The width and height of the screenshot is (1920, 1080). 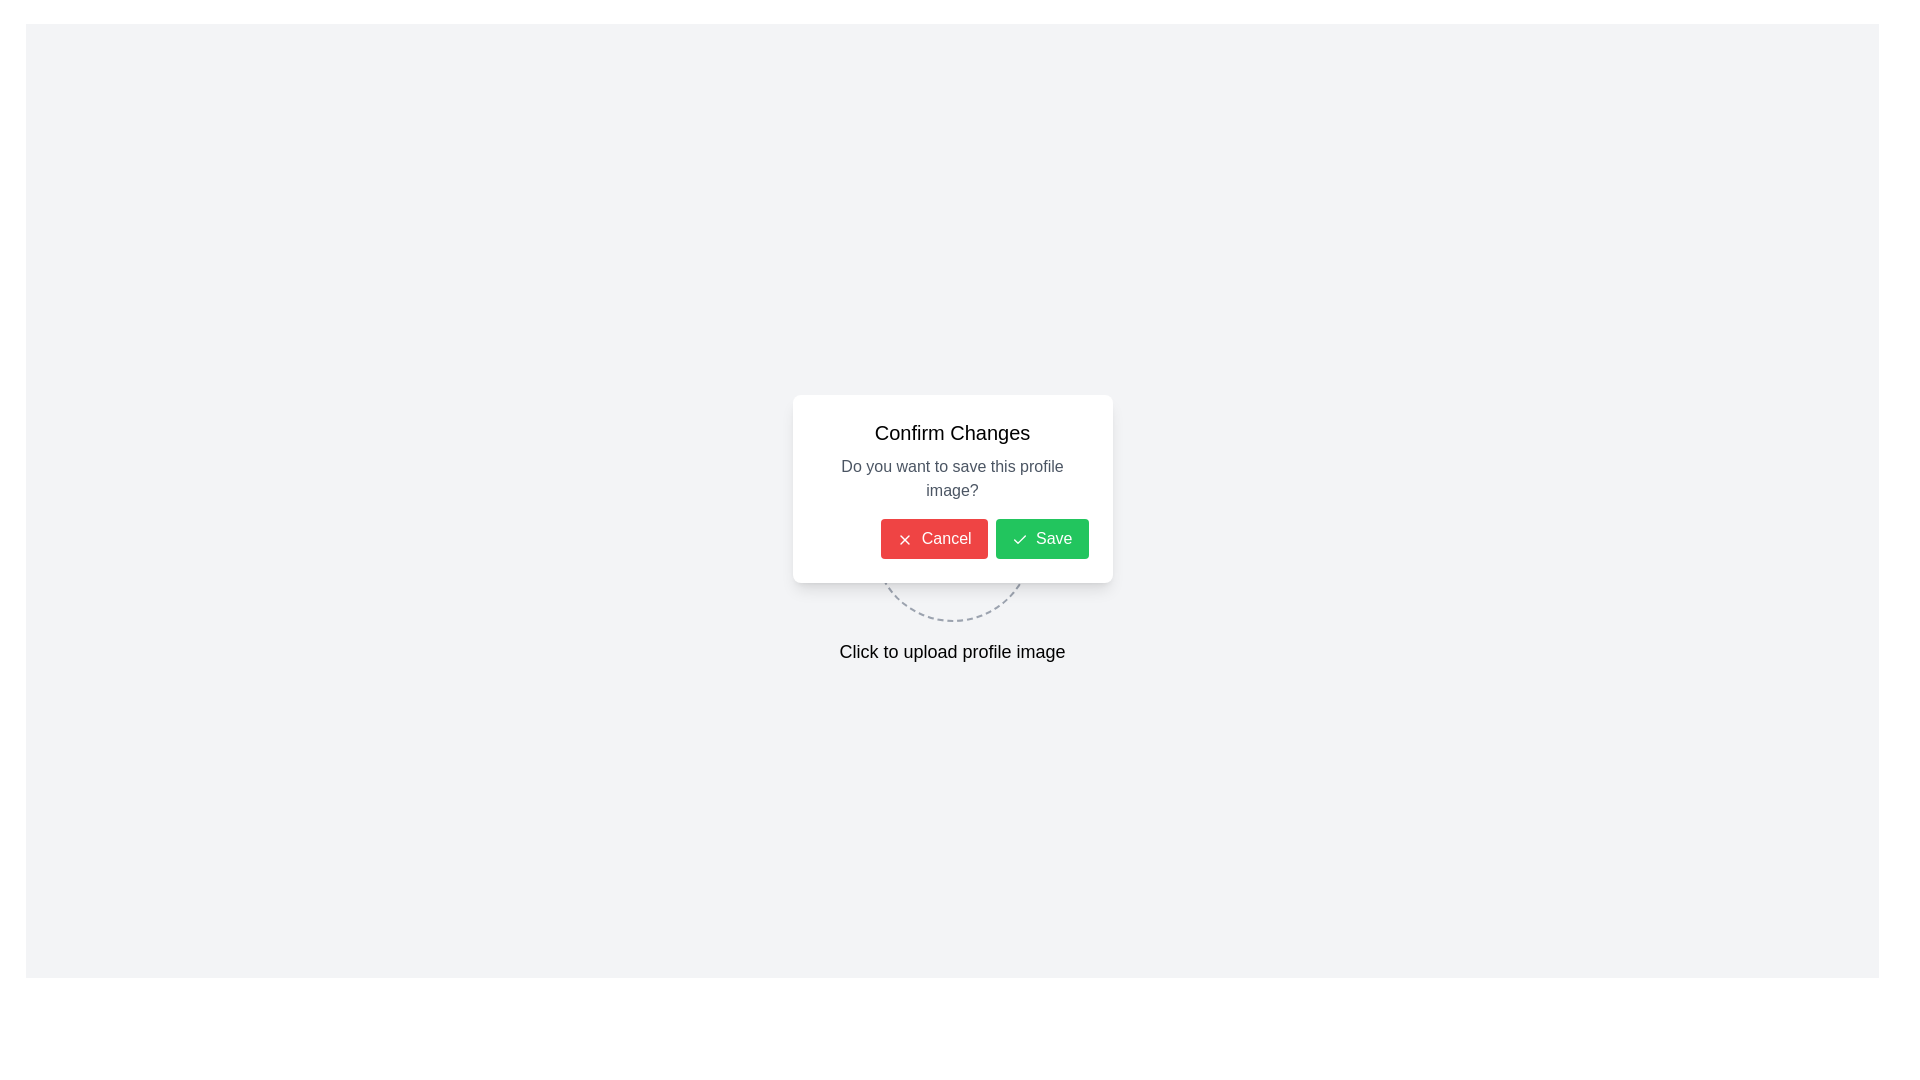 I want to click on the 'Cancel' button located on the left side of the button group in the modal dialog box, so click(x=951, y=538).